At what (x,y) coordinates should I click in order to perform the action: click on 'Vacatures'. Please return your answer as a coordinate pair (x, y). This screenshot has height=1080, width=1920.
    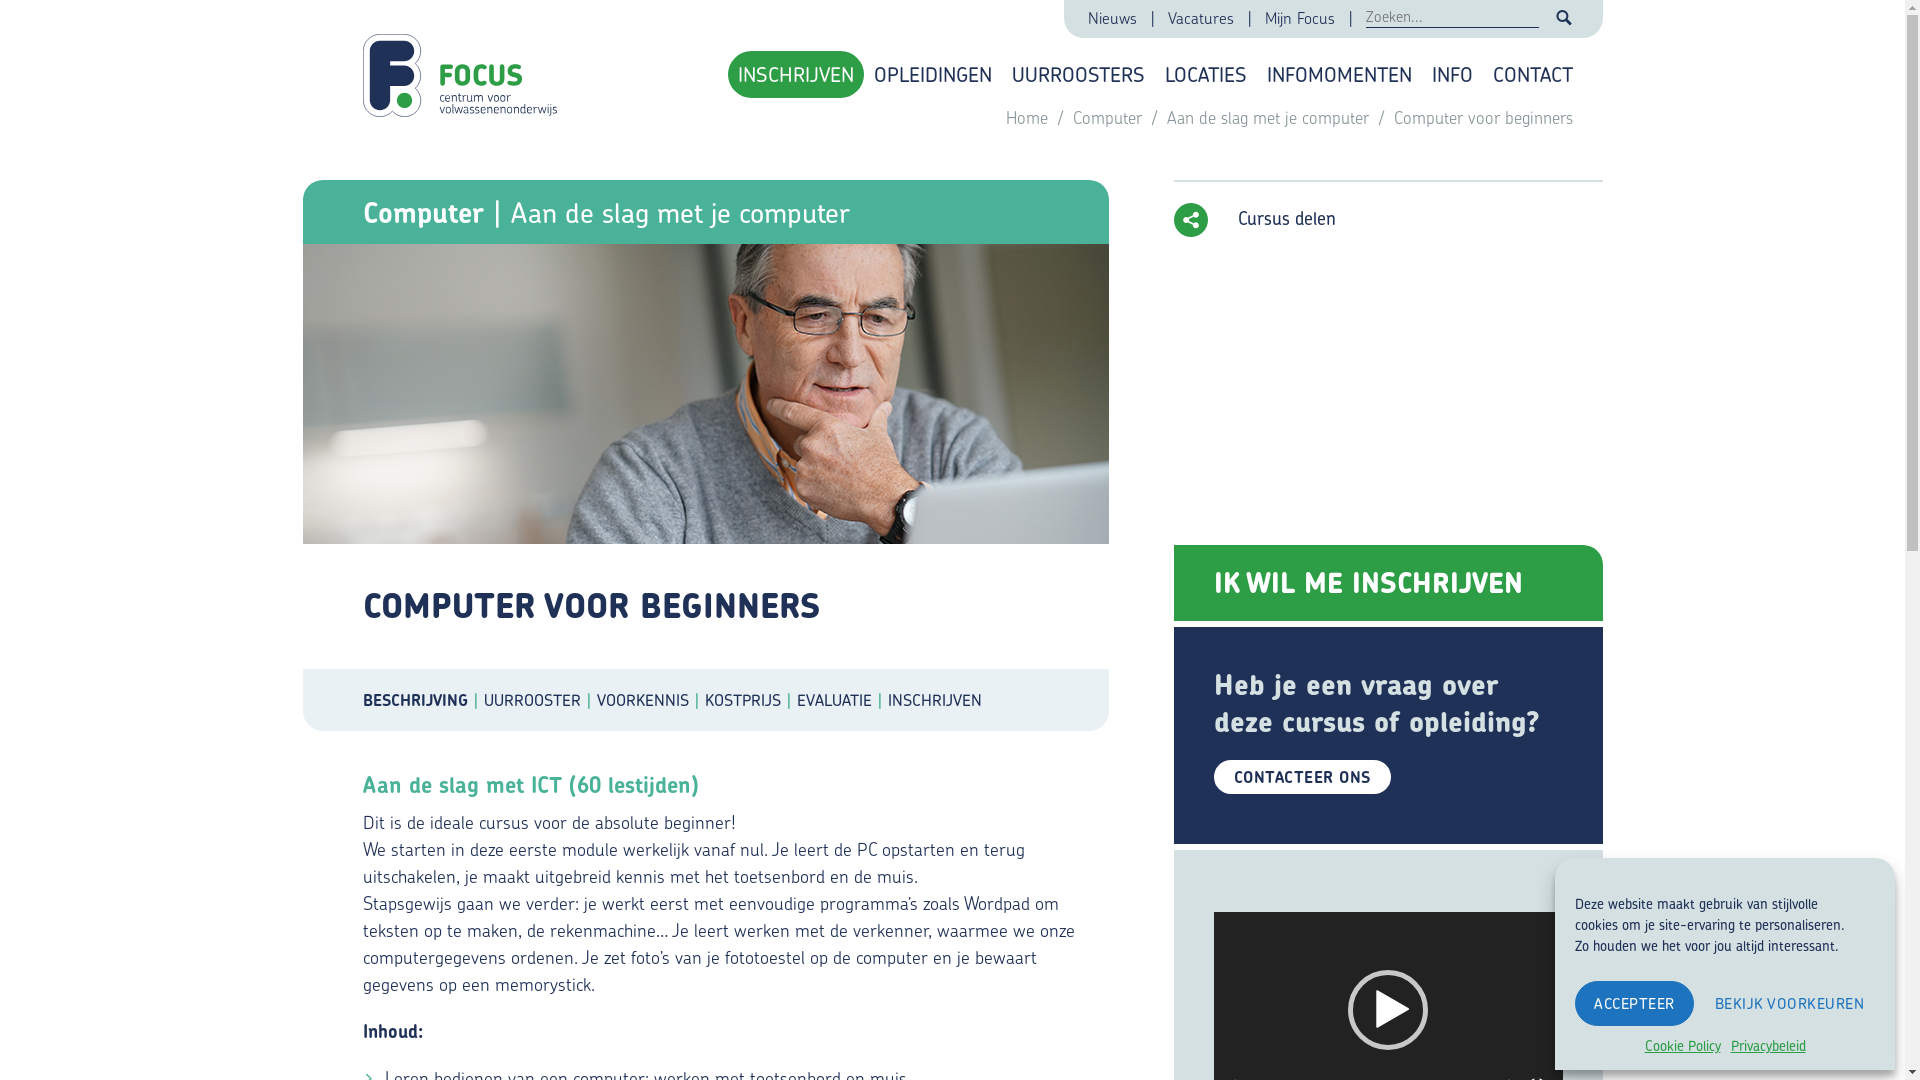
    Looking at the image, I should click on (1201, 19).